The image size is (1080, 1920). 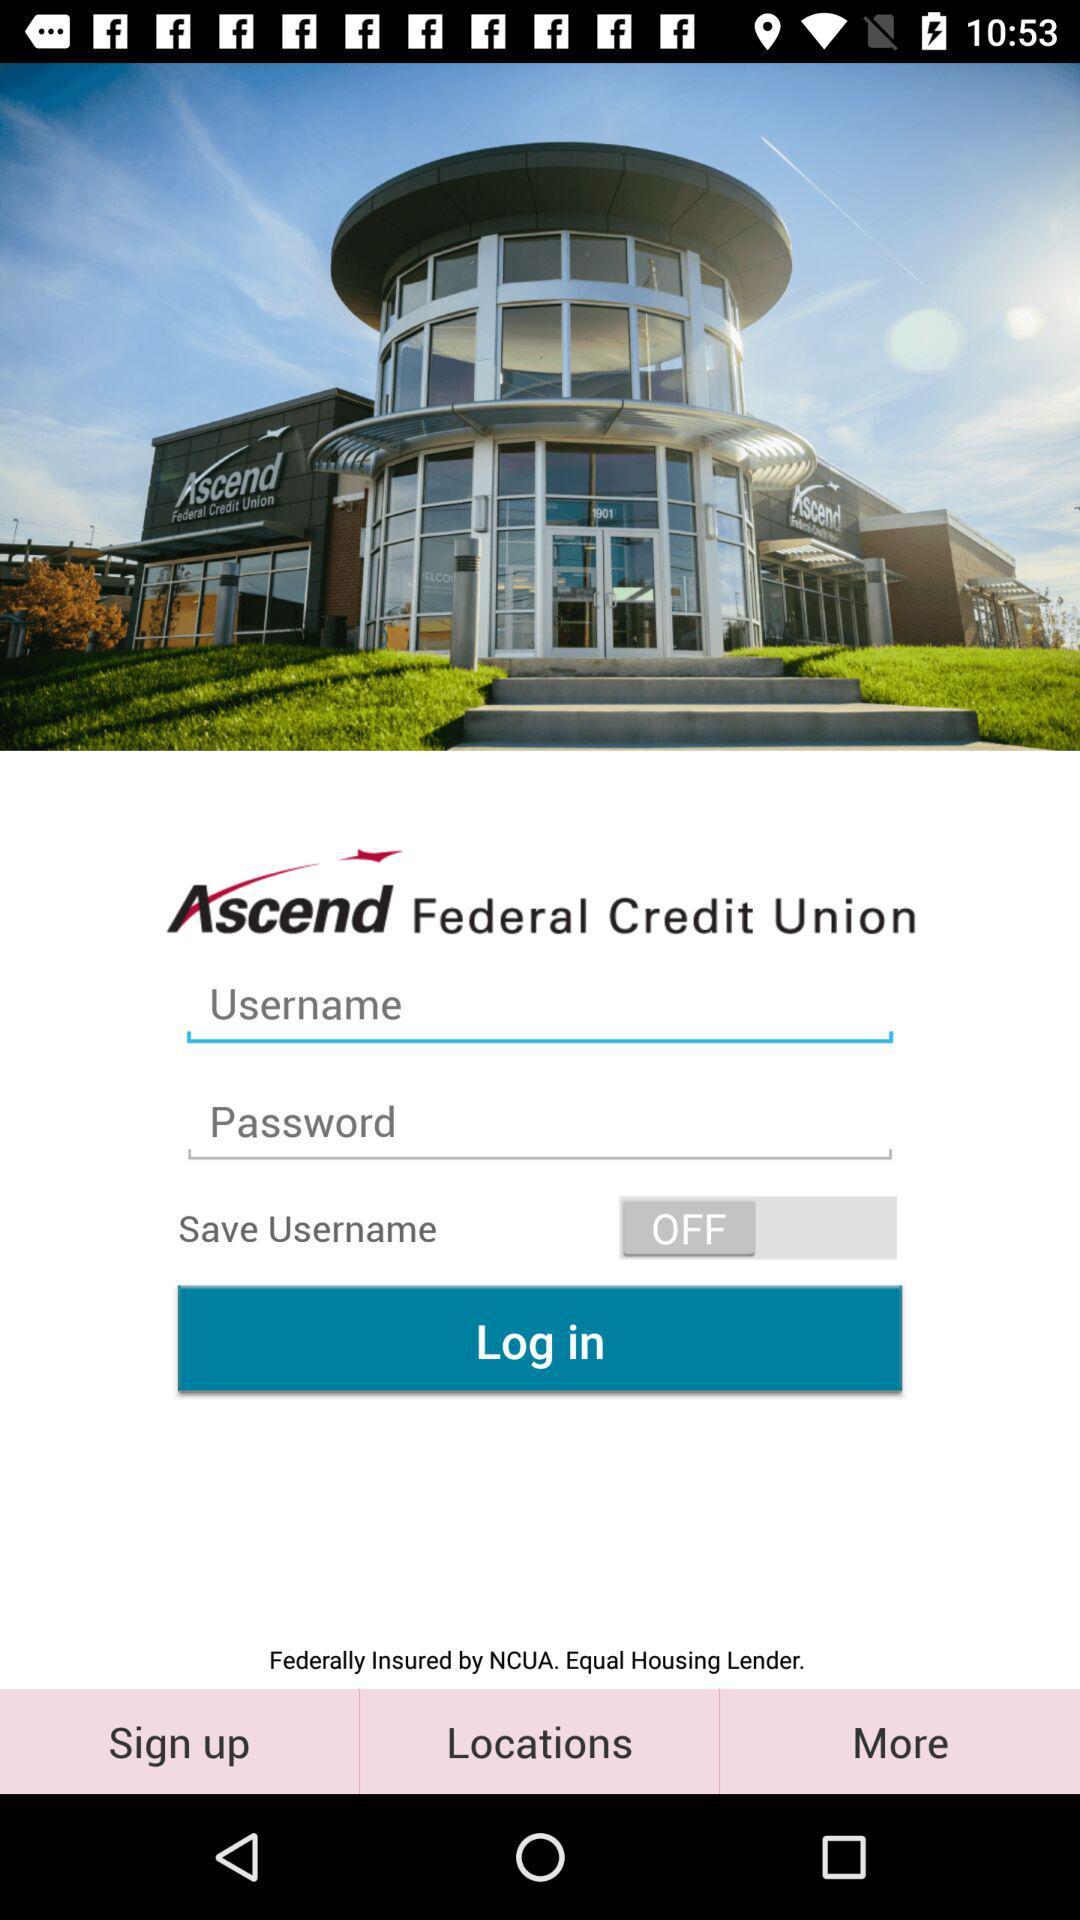 What do you see at coordinates (538, 1740) in the screenshot?
I see `the icon to the right of sign up icon` at bounding box center [538, 1740].